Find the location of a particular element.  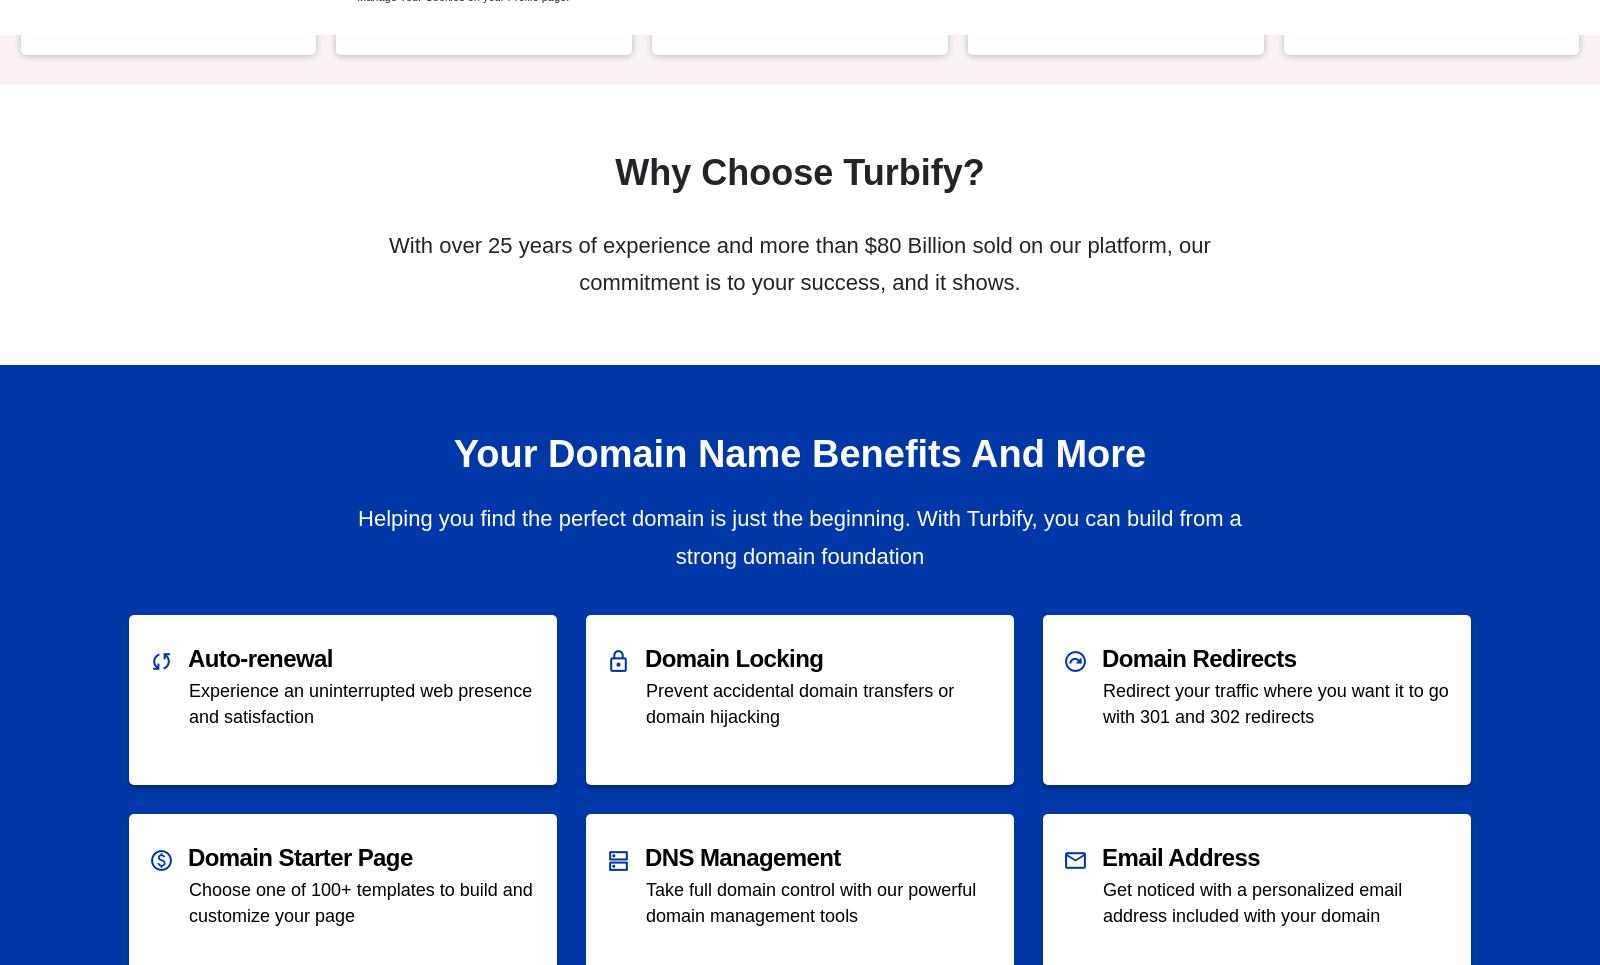

'mail' is located at coordinates (1075, 859).